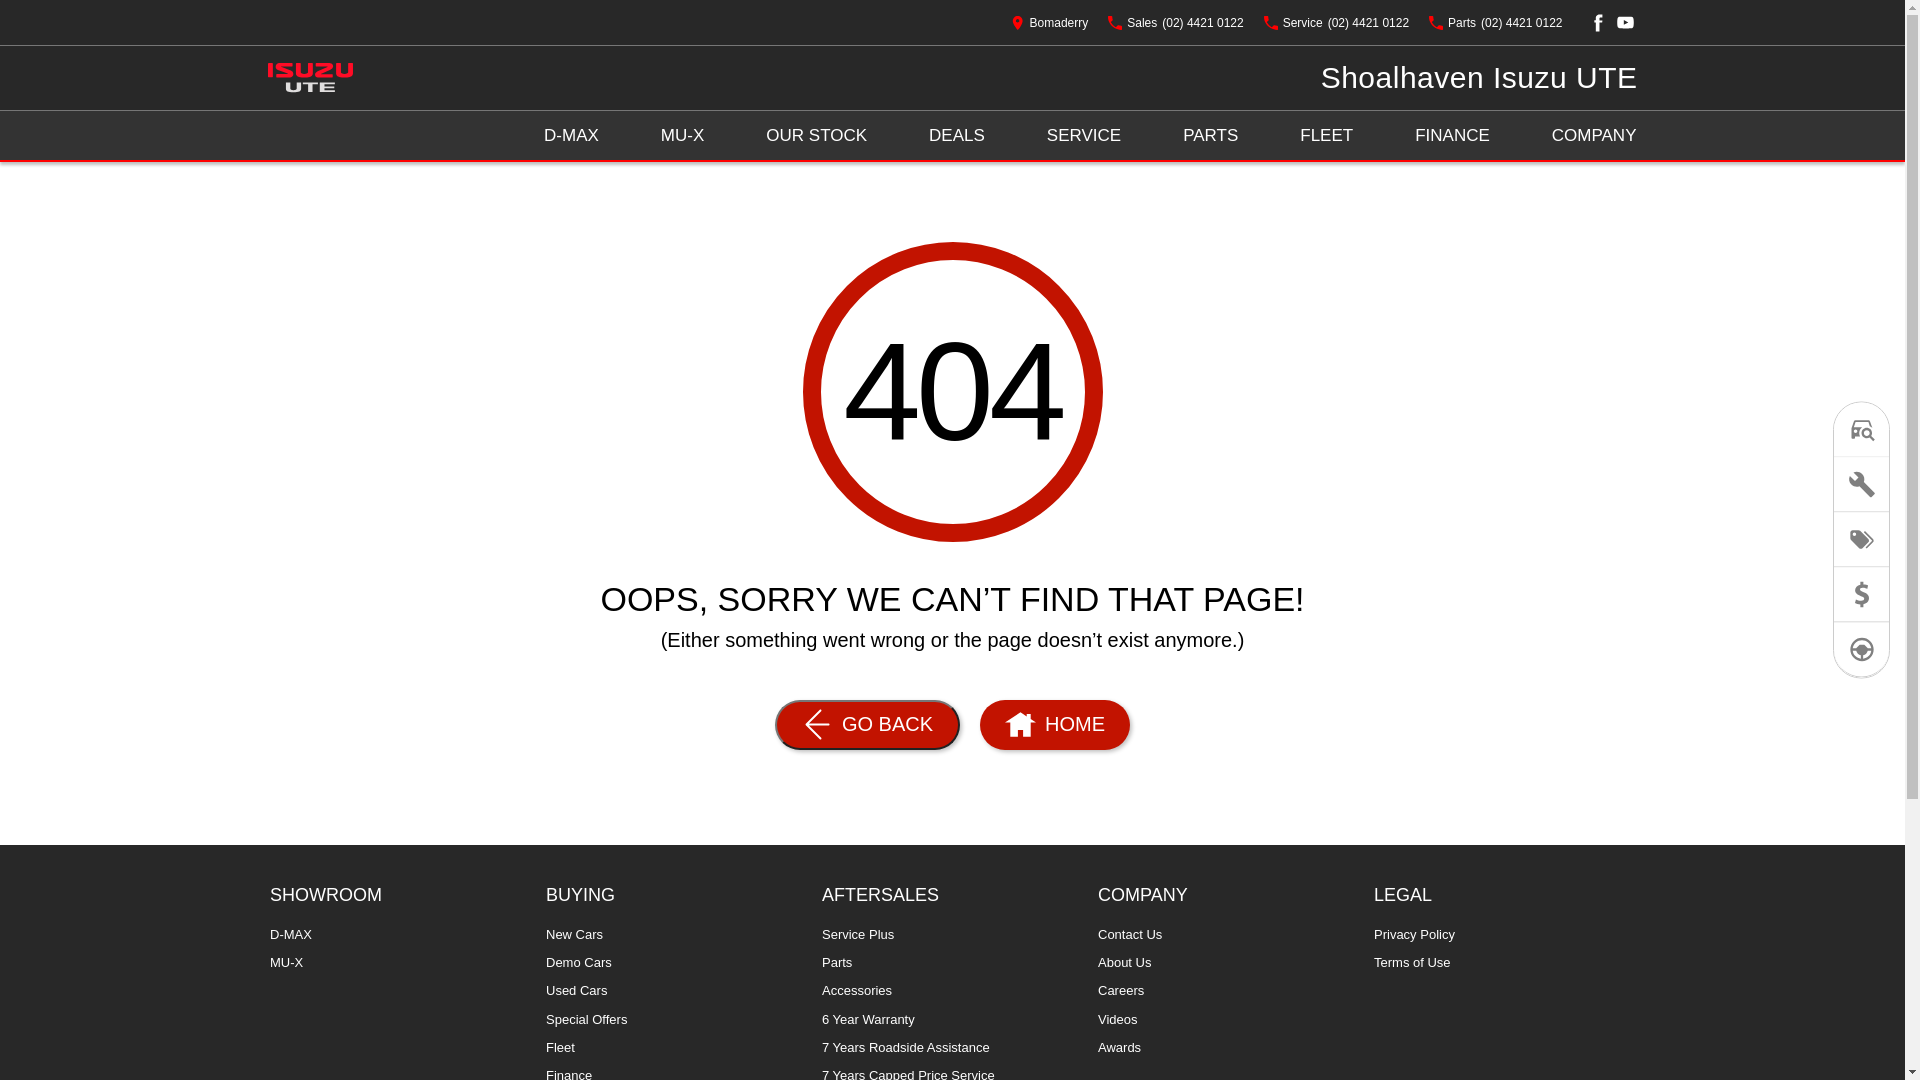  What do you see at coordinates (1479, 76) in the screenshot?
I see `'Shoalhaven Isuzu UTE'` at bounding box center [1479, 76].